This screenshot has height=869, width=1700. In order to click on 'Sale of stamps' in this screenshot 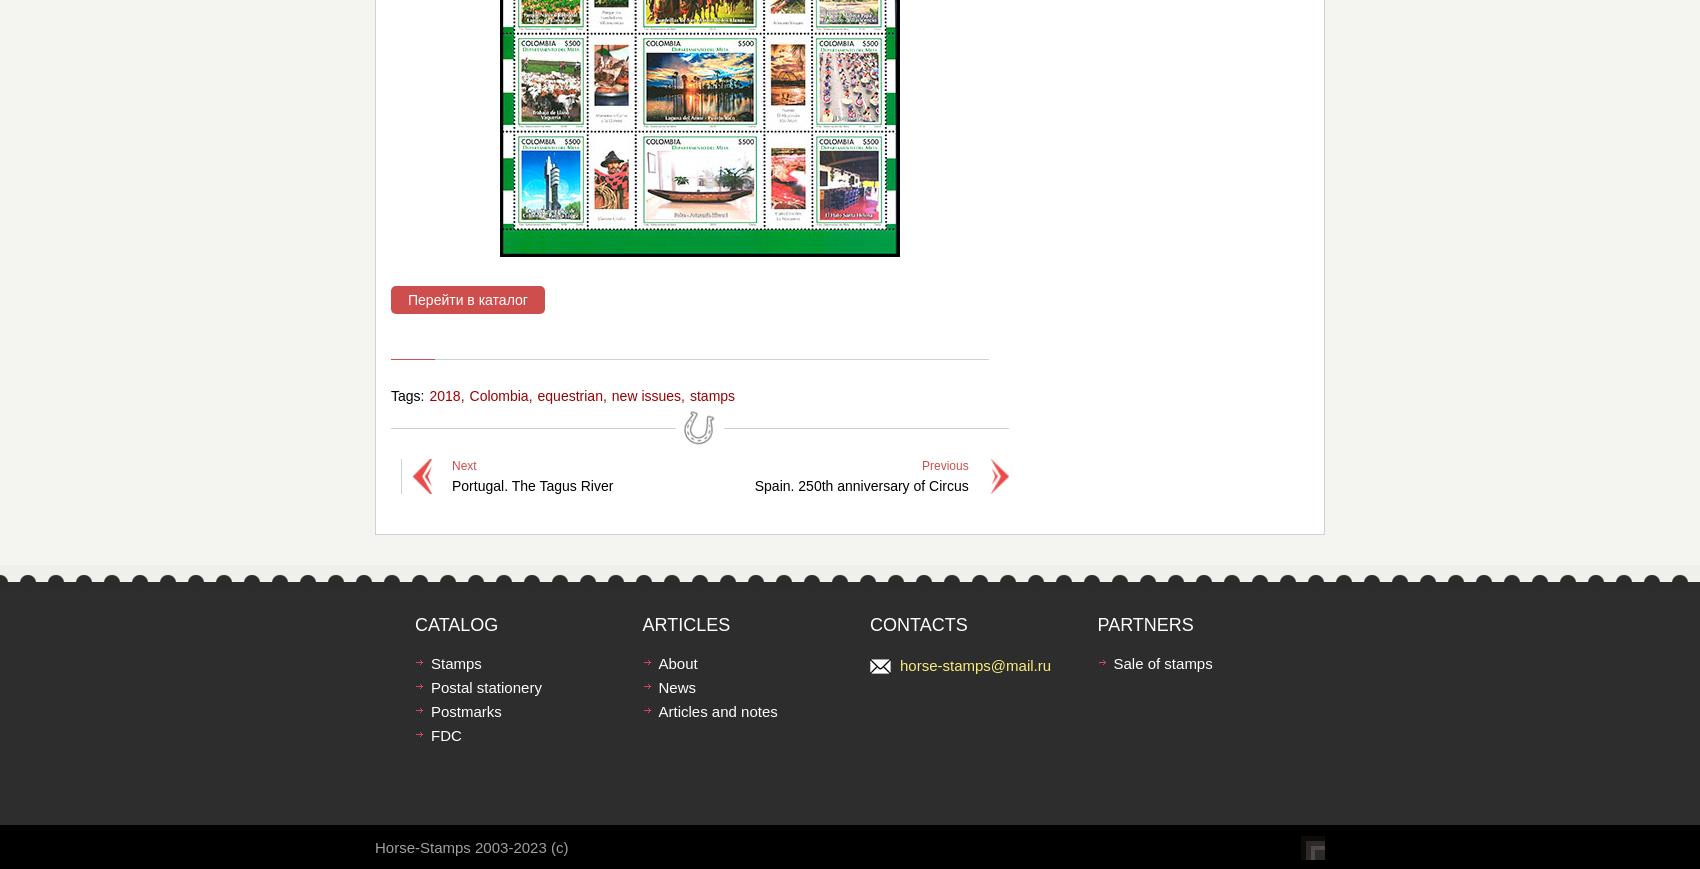, I will do `click(1162, 663)`.